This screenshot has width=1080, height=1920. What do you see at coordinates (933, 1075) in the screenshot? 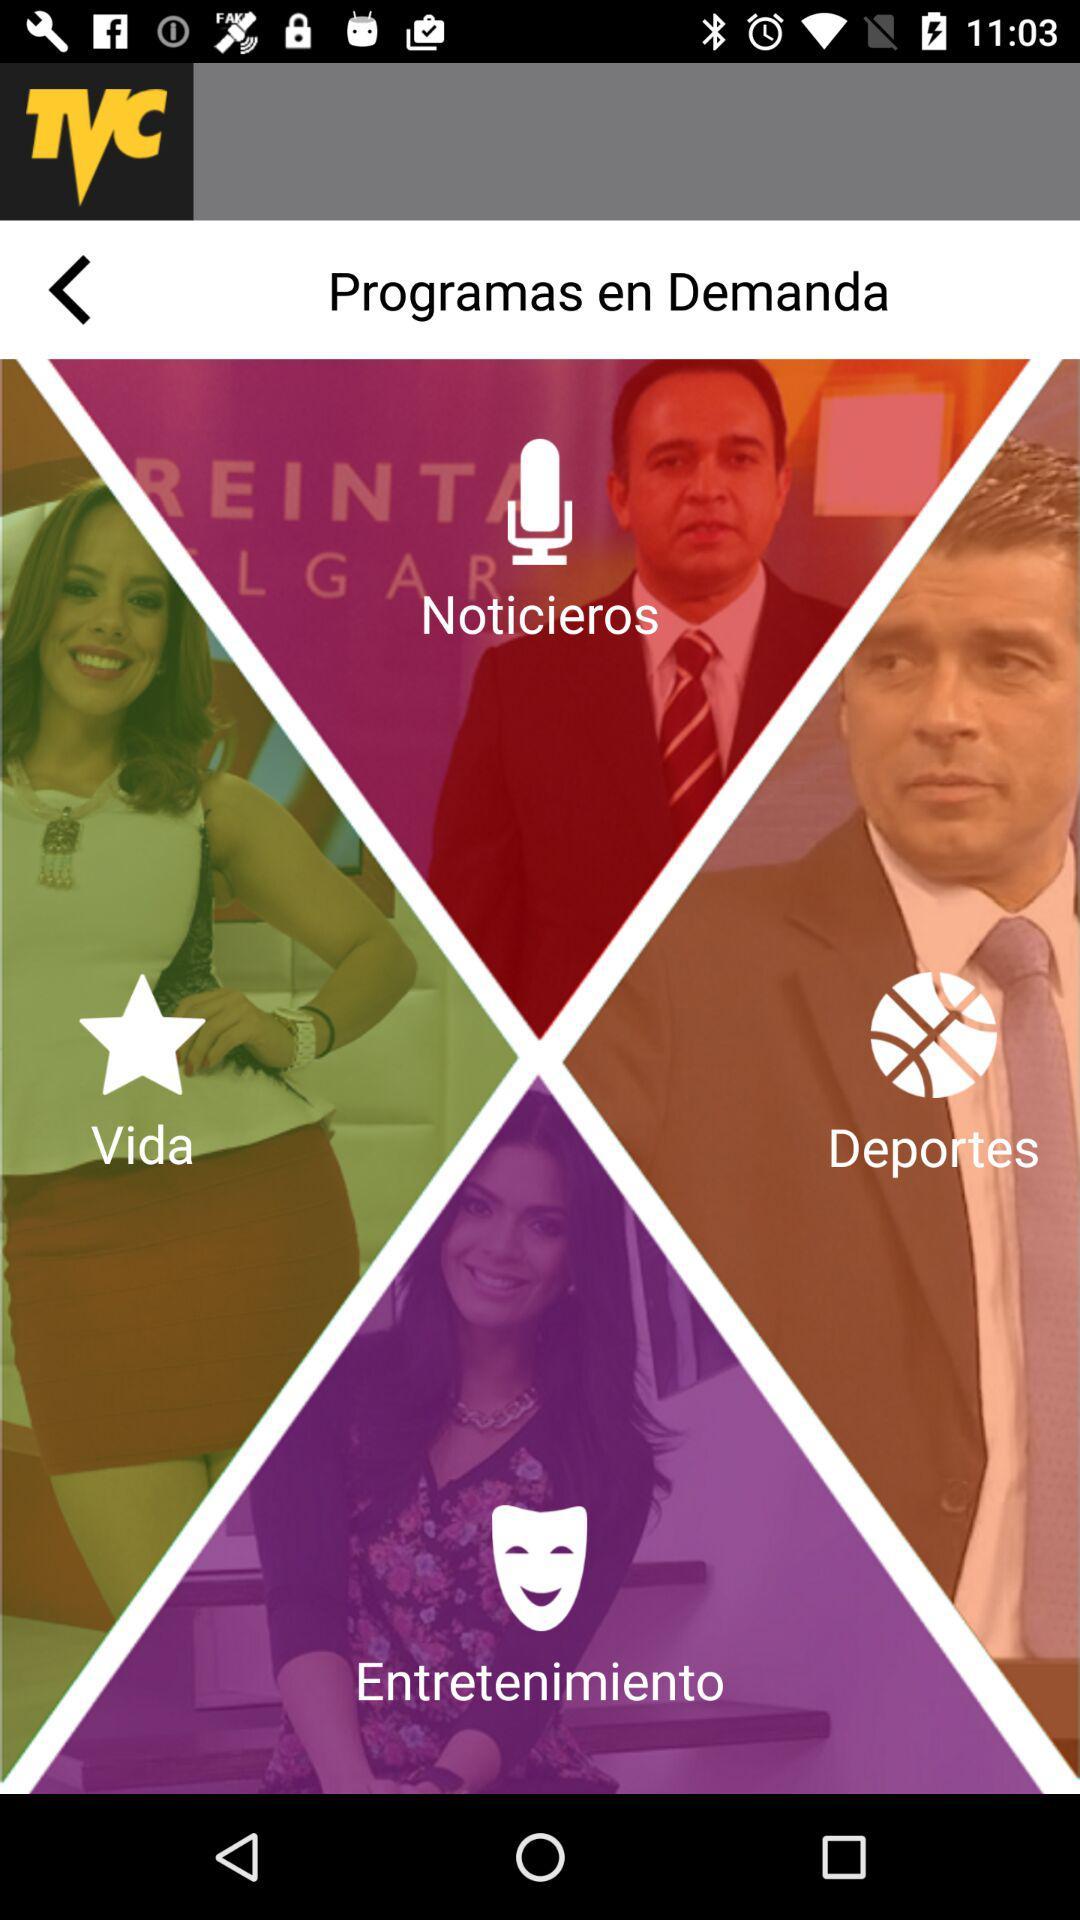
I see `deportes icon` at bounding box center [933, 1075].